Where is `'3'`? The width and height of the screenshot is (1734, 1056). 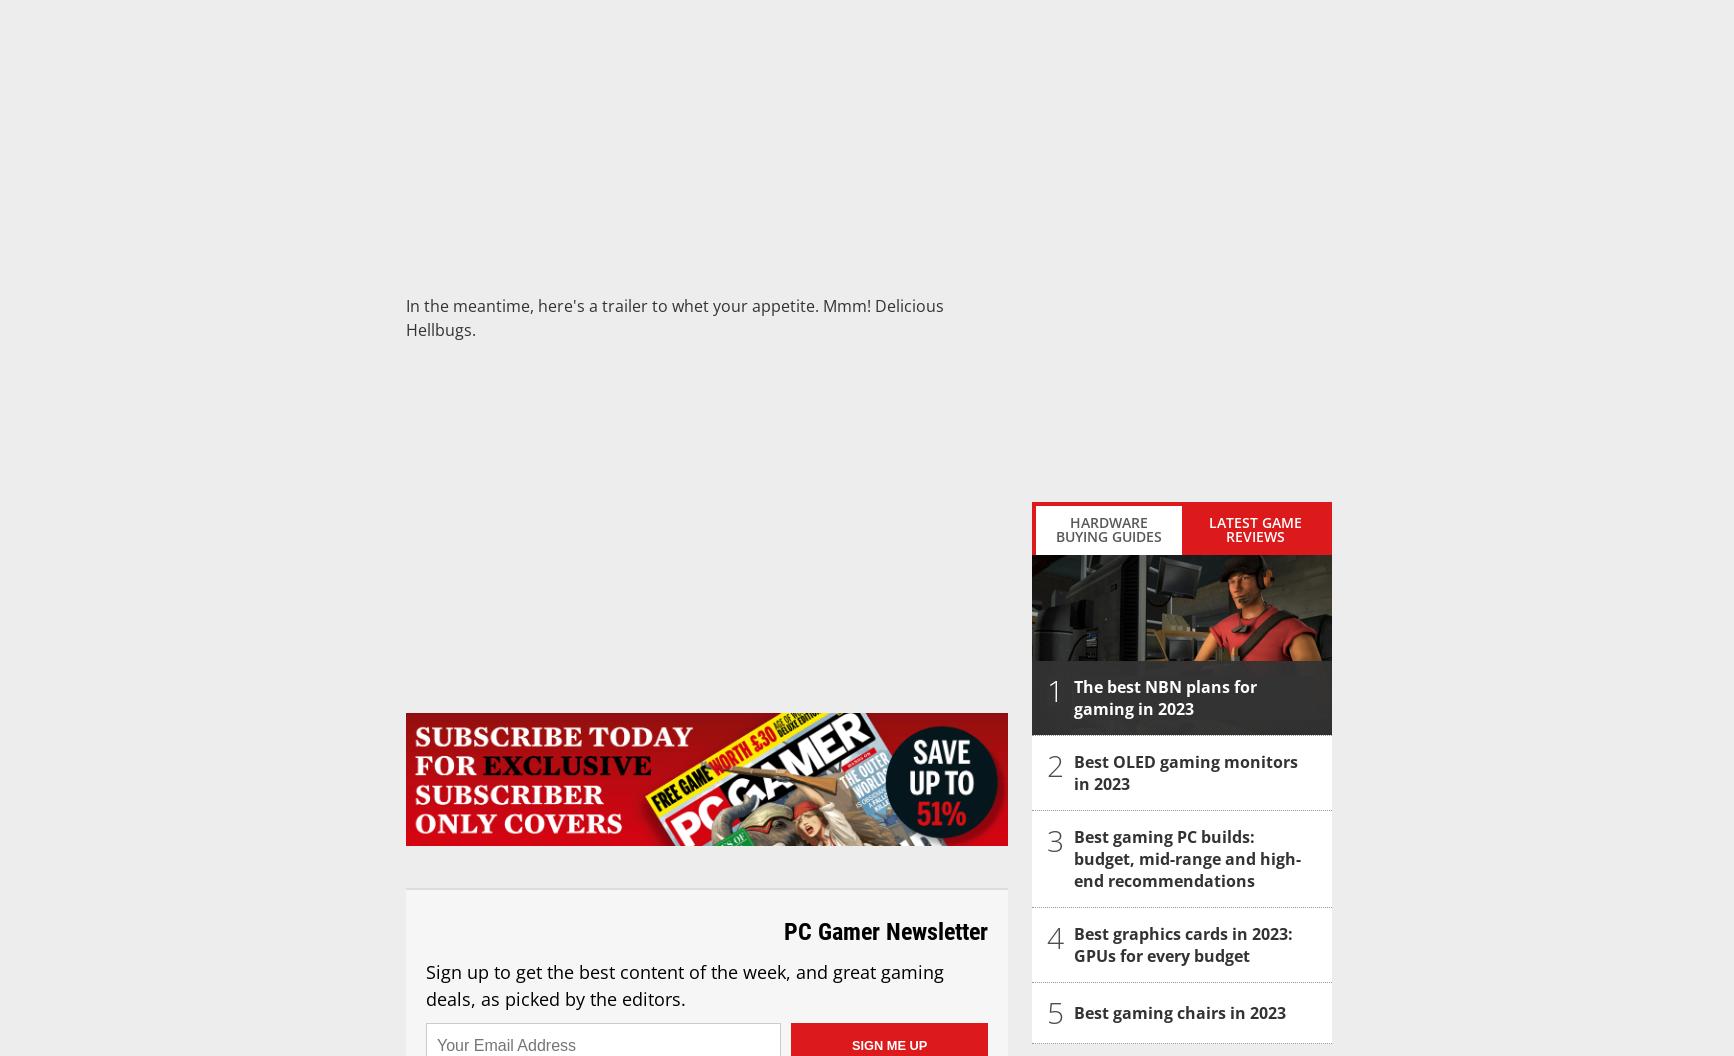
'3' is located at coordinates (1055, 840).